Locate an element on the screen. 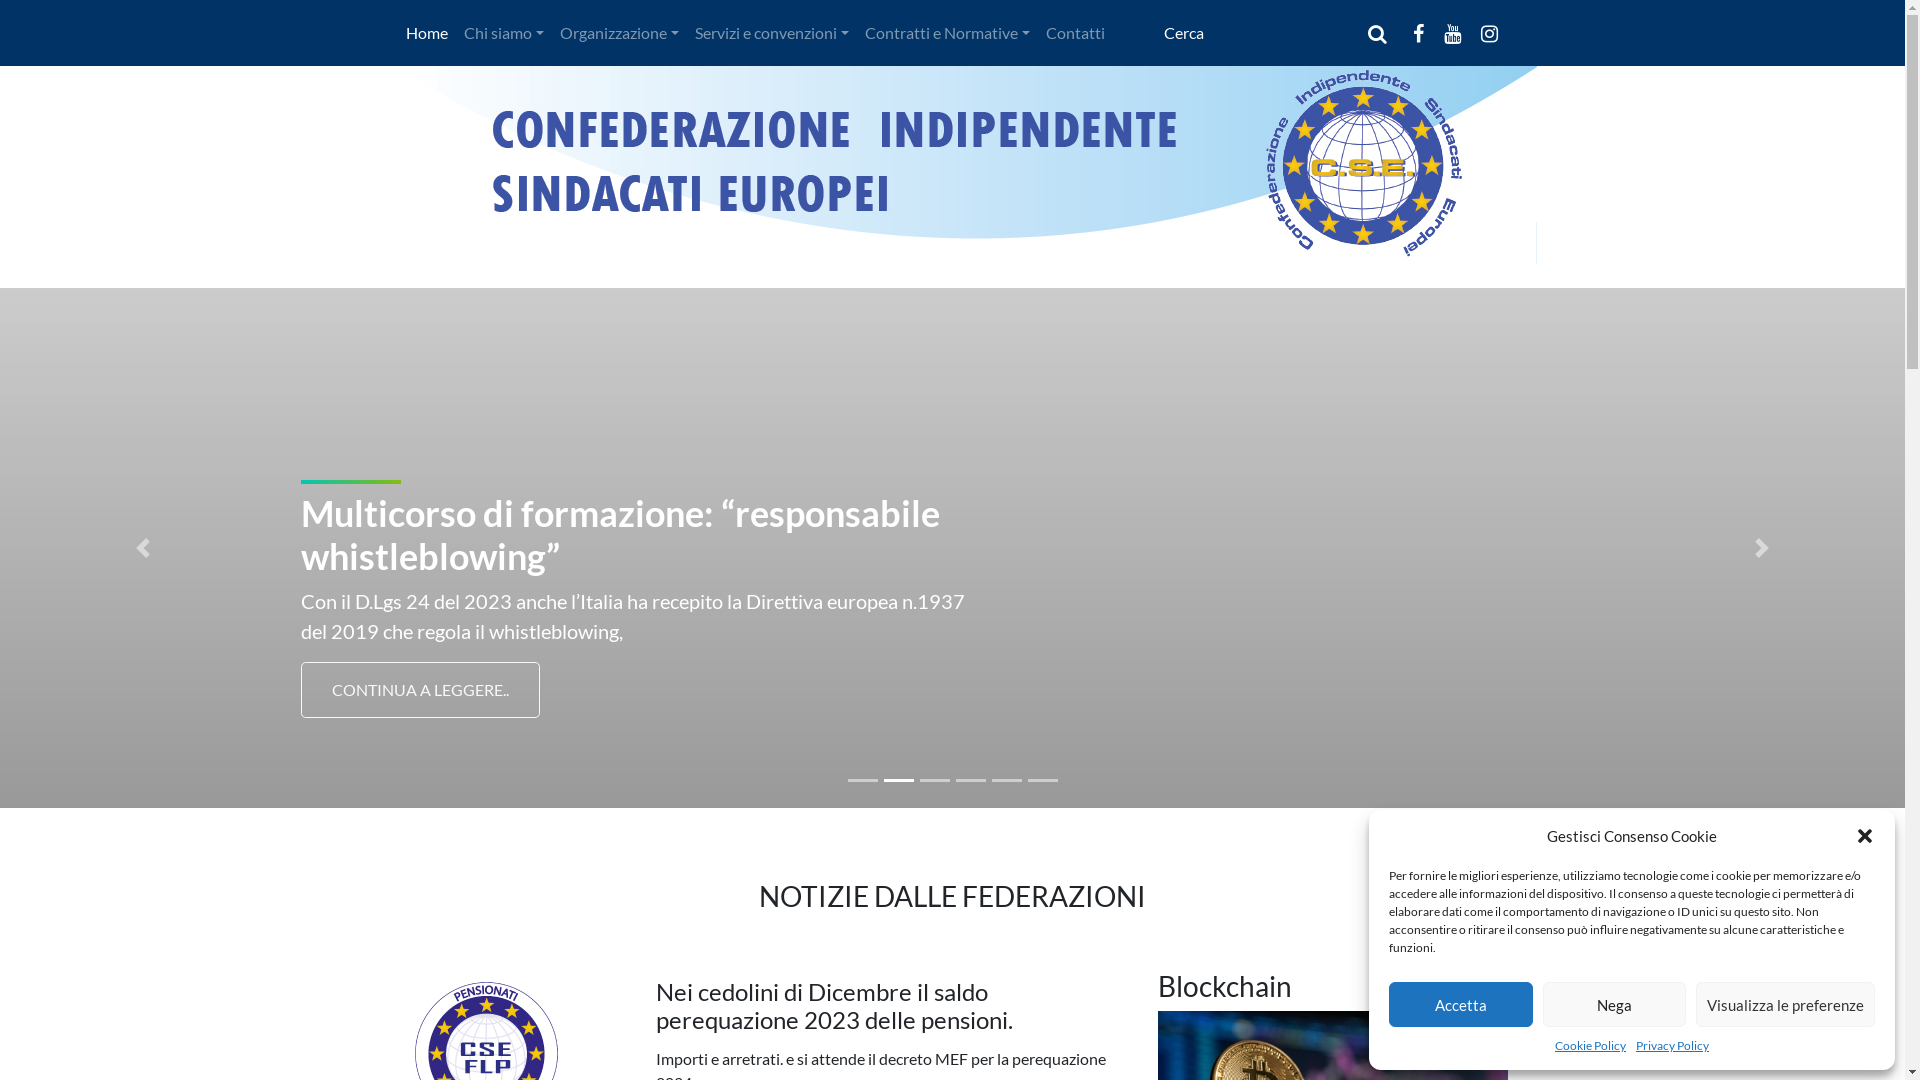 The width and height of the screenshot is (1920, 1080). 'Previous' is located at coordinates (142, 547).